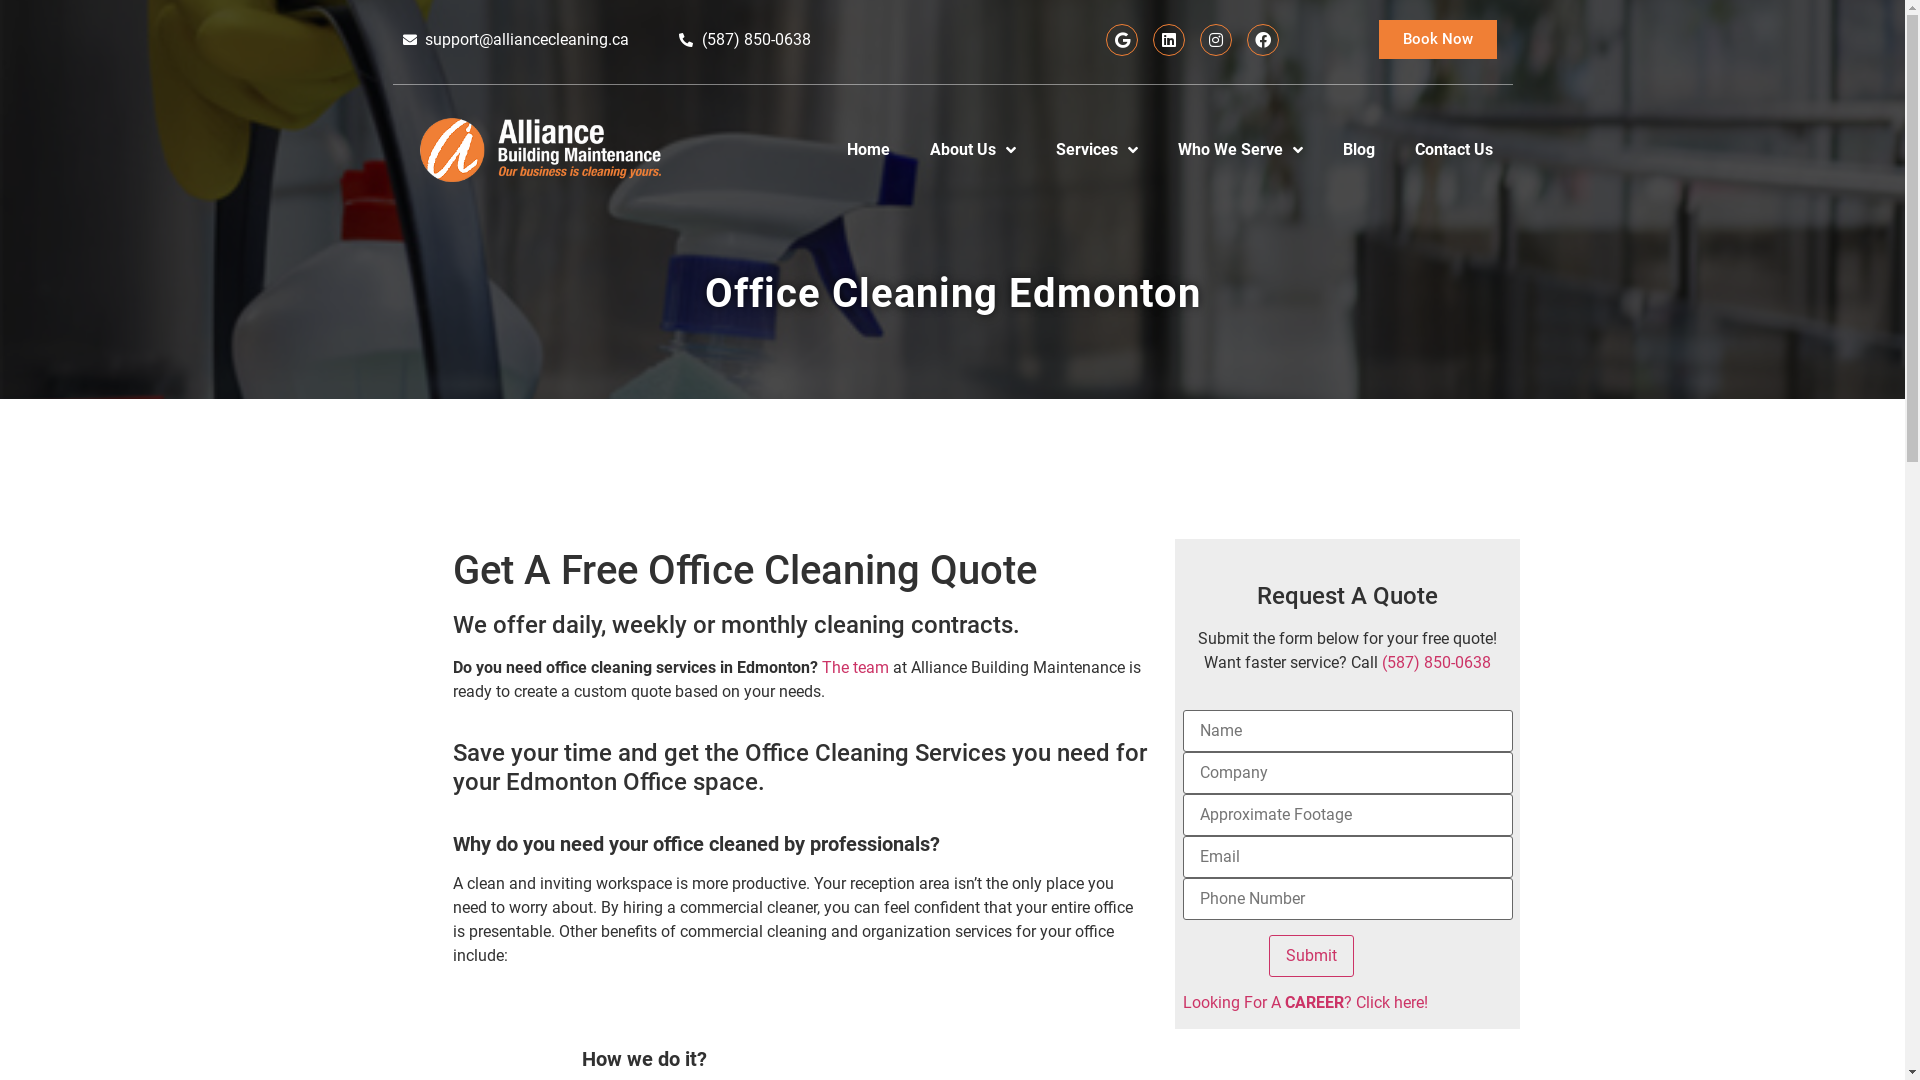 The image size is (1920, 1080). I want to click on 'Book Now', so click(1437, 39).